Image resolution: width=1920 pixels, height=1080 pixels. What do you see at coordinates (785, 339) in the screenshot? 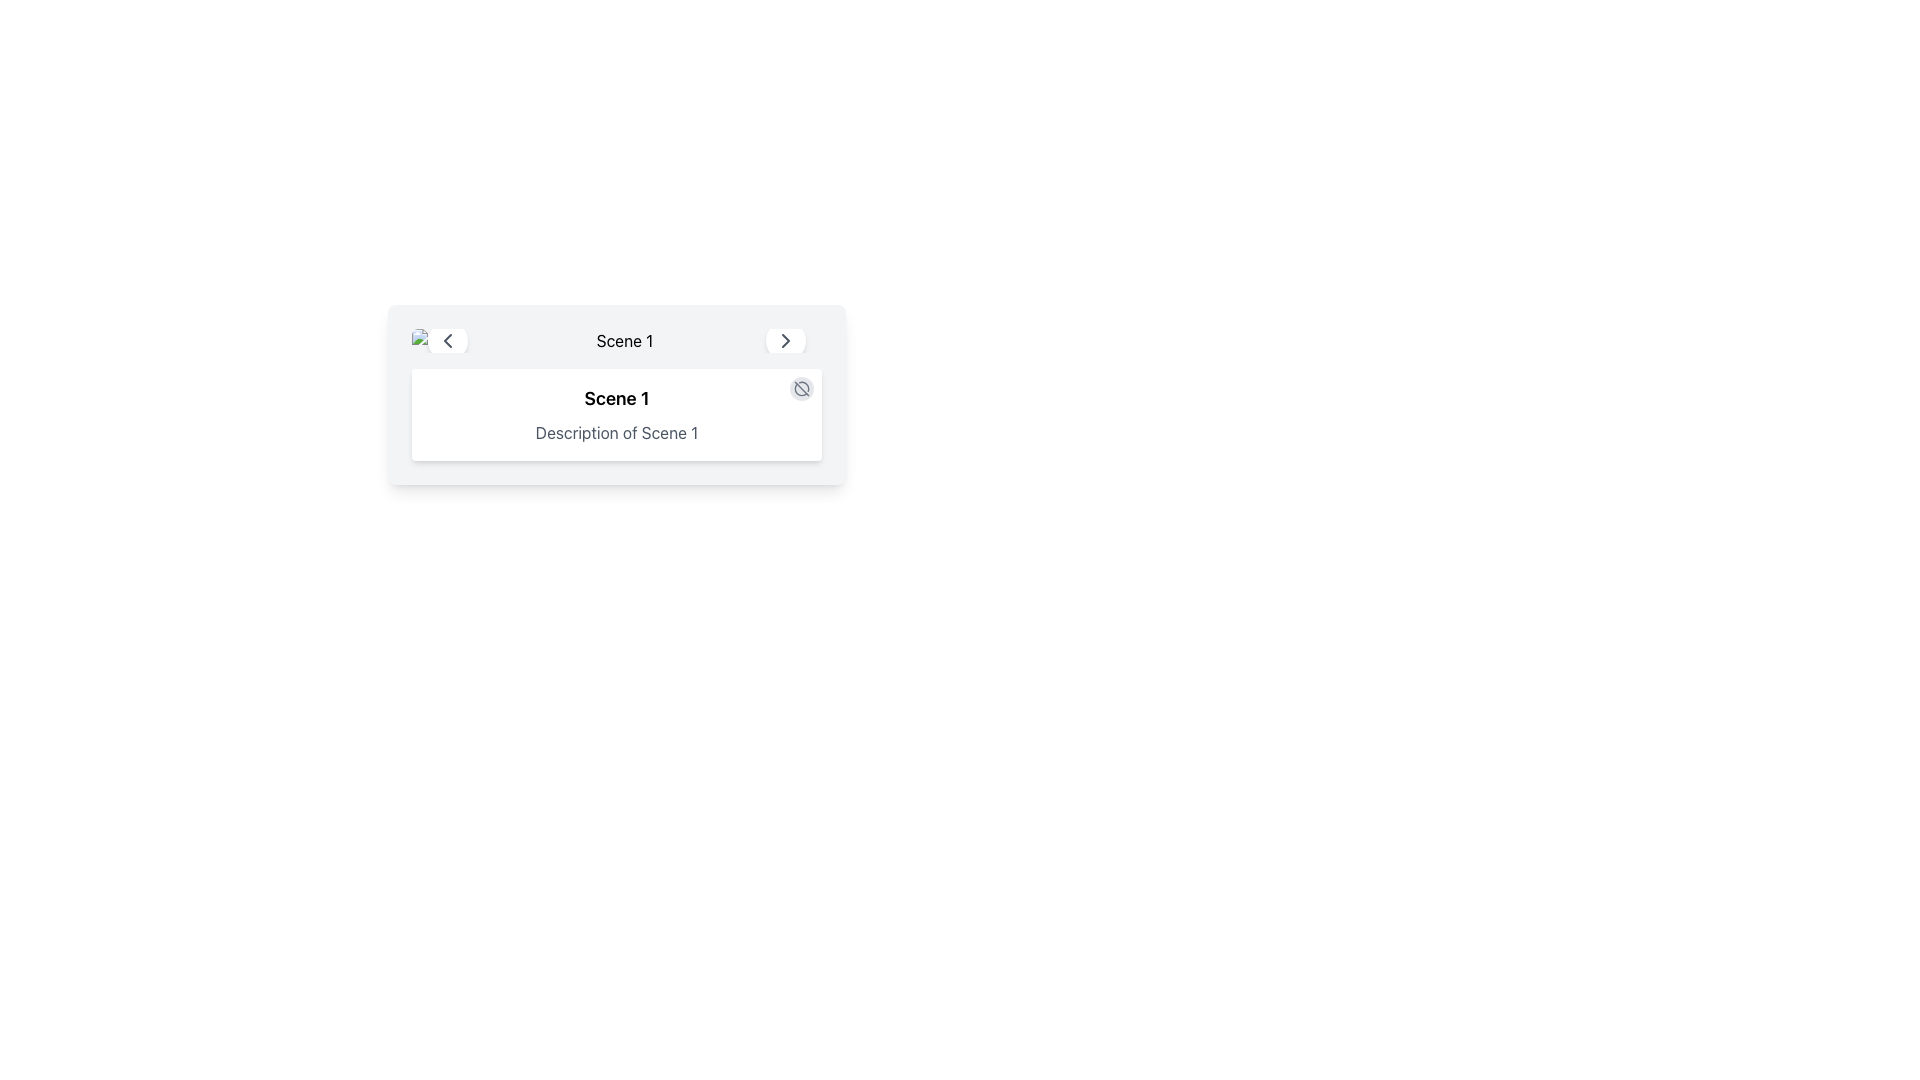
I see `the right-pointing chevron icon button with a white background and gray color` at bounding box center [785, 339].